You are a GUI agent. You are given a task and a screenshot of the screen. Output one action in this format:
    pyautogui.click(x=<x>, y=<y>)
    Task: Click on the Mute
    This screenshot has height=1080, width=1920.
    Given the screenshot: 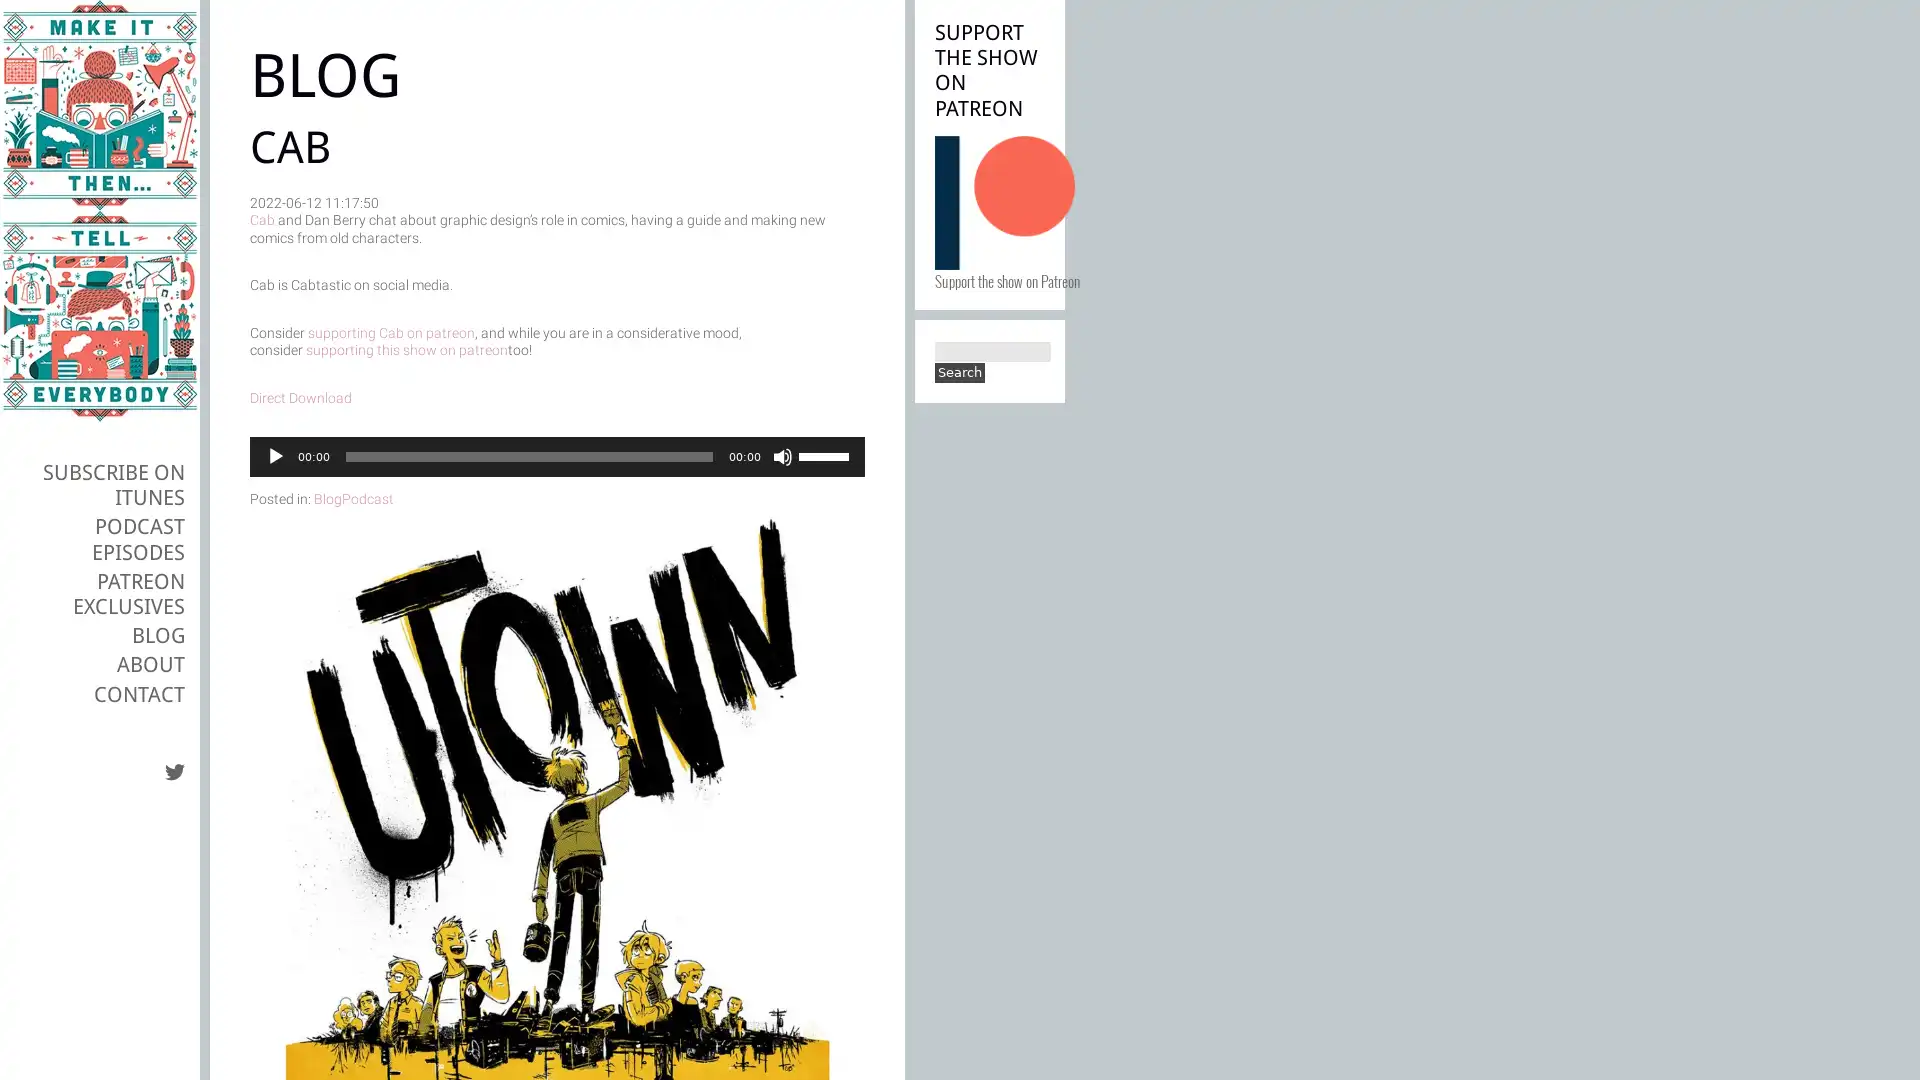 What is the action you would take?
    pyautogui.click(x=781, y=456)
    